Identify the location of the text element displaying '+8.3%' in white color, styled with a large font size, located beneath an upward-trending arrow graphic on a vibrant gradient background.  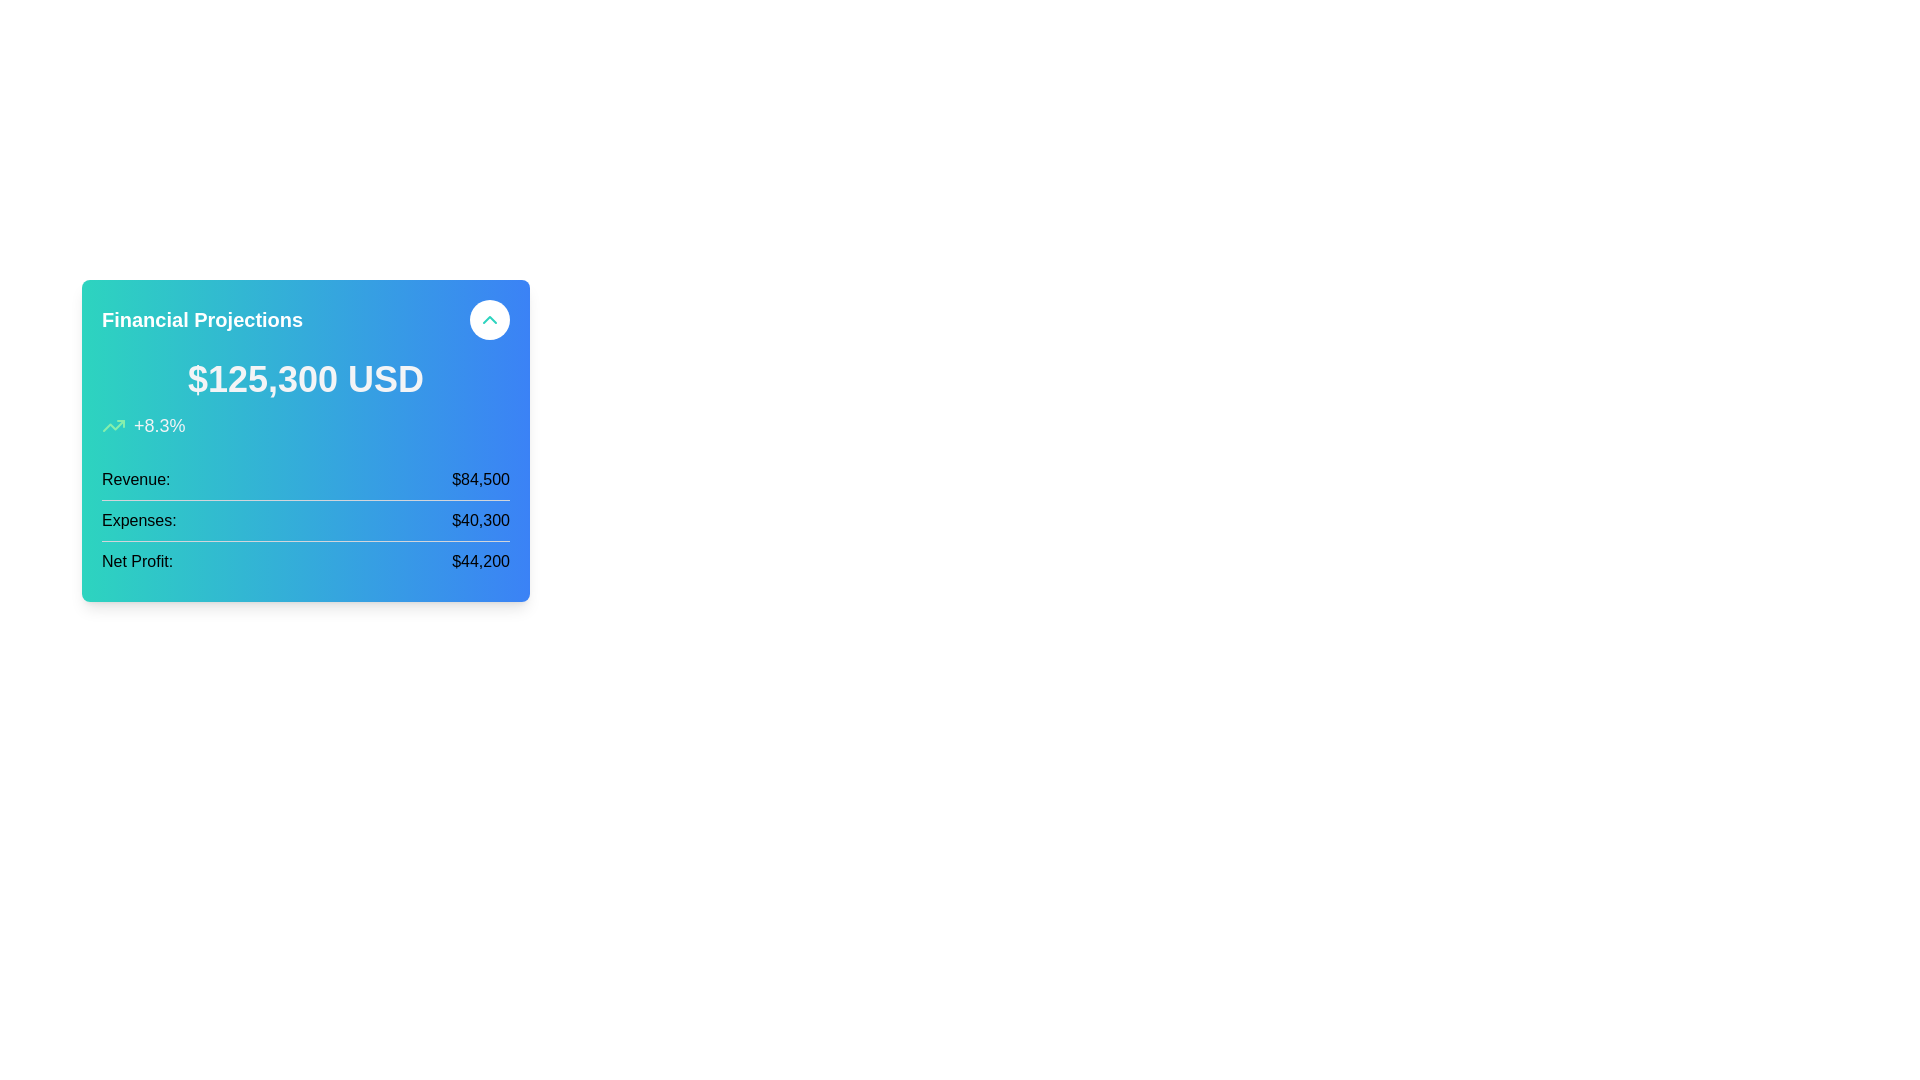
(158, 424).